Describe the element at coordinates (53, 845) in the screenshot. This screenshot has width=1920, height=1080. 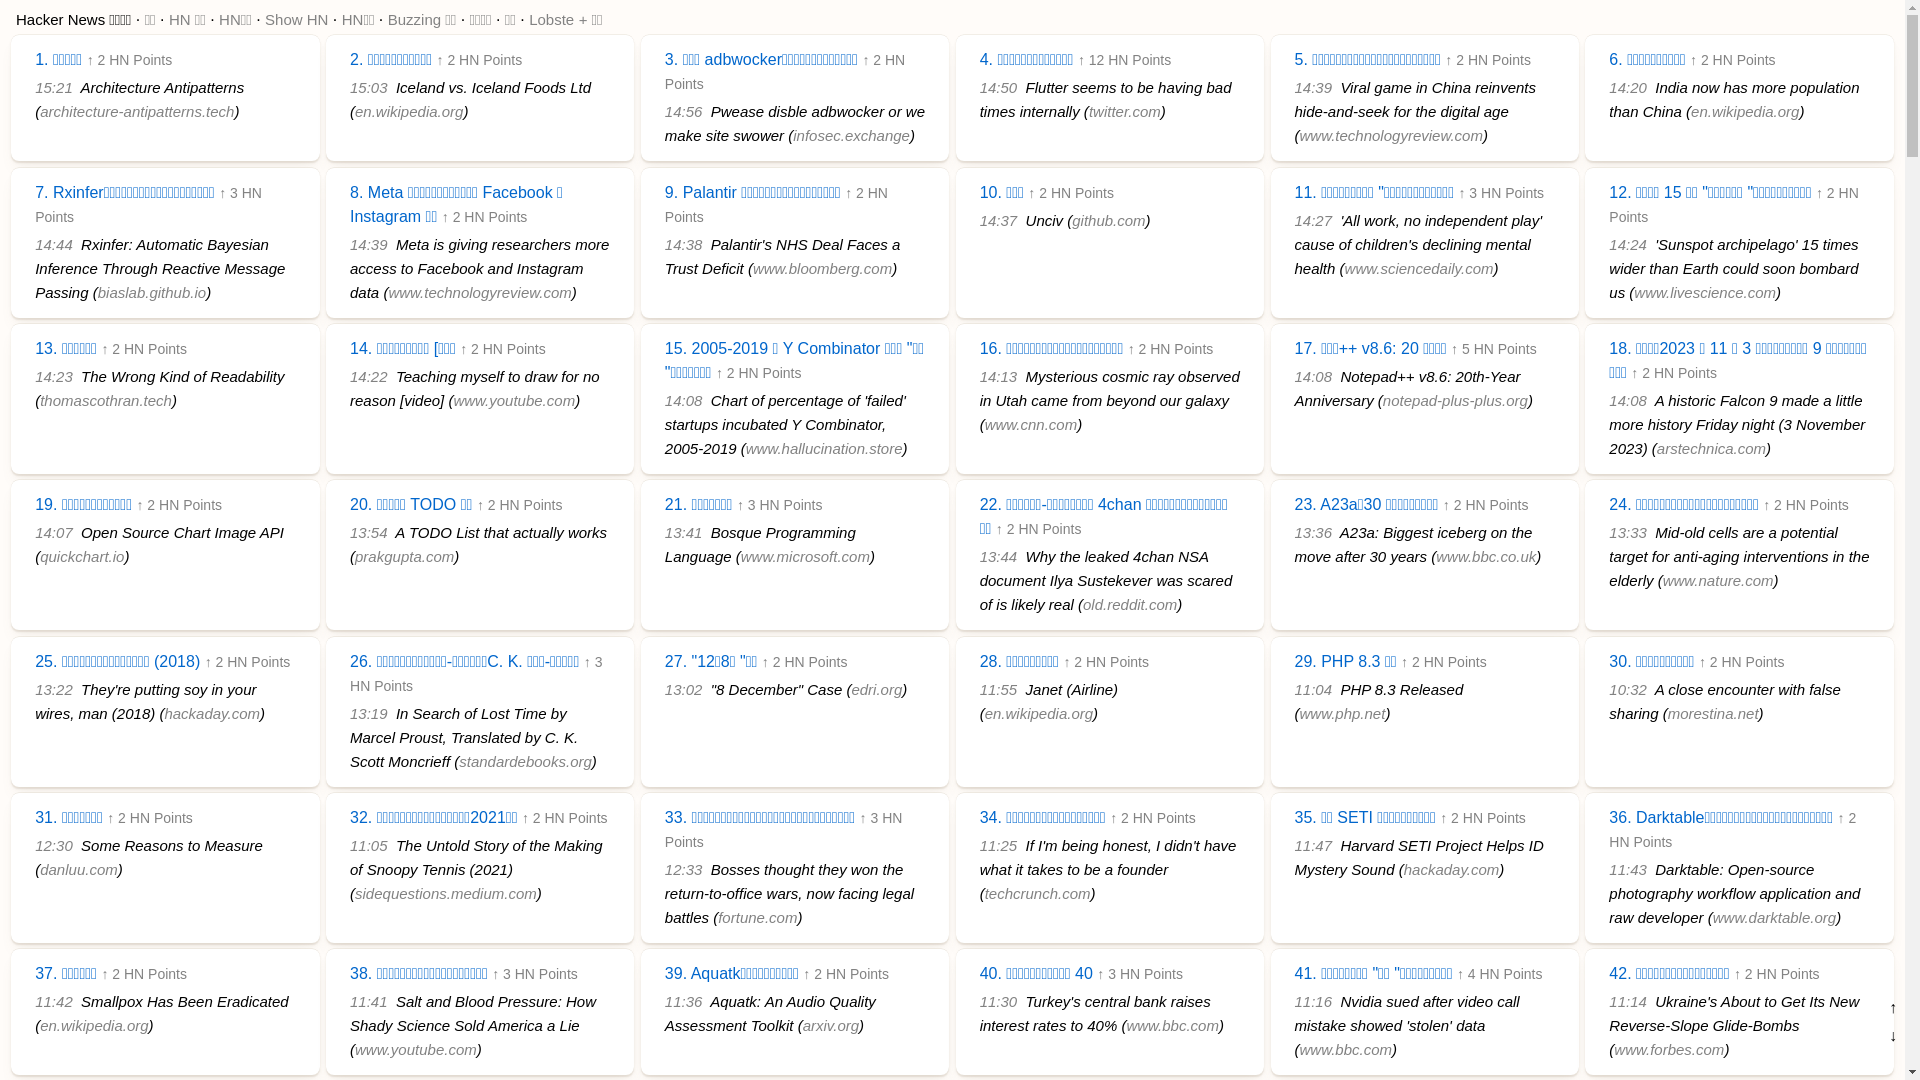
I see `'12:30'` at that location.